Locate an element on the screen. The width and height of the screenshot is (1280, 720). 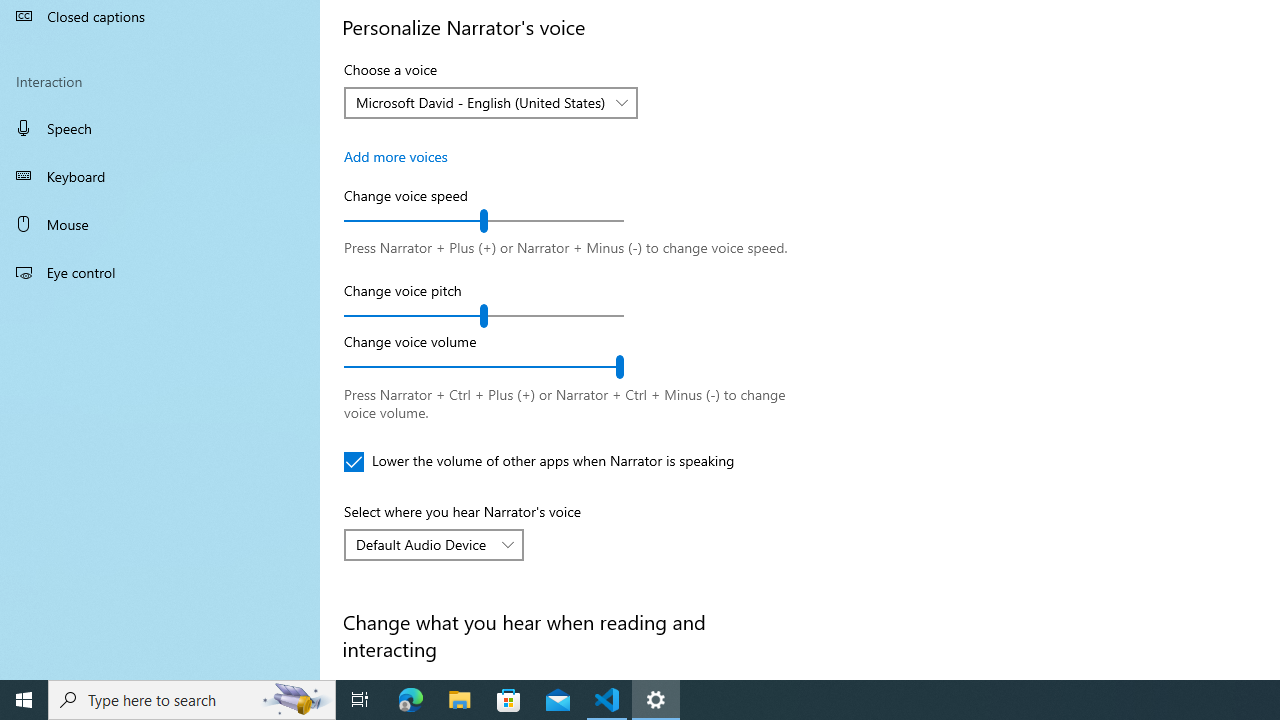
'Mouse' is located at coordinates (160, 223).